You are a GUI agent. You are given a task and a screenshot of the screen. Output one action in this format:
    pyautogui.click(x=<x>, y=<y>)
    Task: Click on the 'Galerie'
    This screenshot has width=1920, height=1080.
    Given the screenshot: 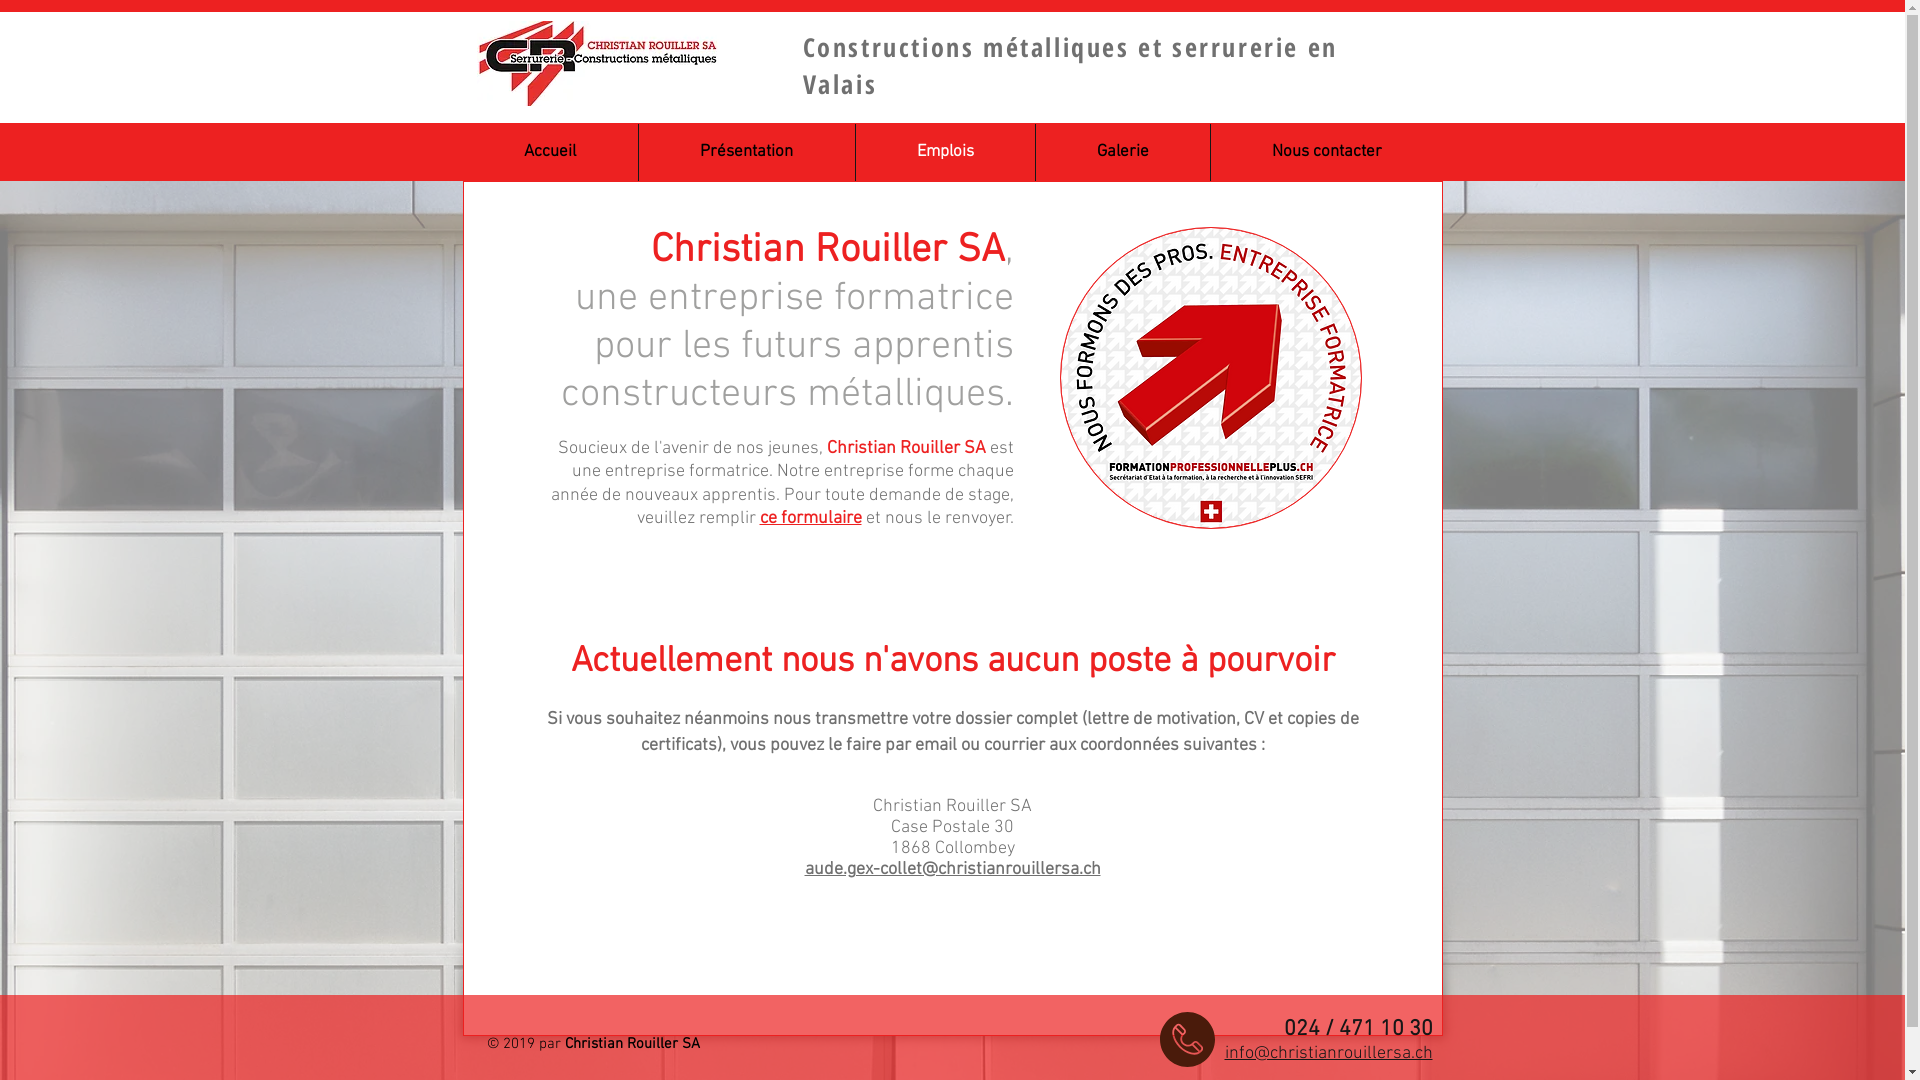 What is the action you would take?
    pyautogui.click(x=1123, y=151)
    